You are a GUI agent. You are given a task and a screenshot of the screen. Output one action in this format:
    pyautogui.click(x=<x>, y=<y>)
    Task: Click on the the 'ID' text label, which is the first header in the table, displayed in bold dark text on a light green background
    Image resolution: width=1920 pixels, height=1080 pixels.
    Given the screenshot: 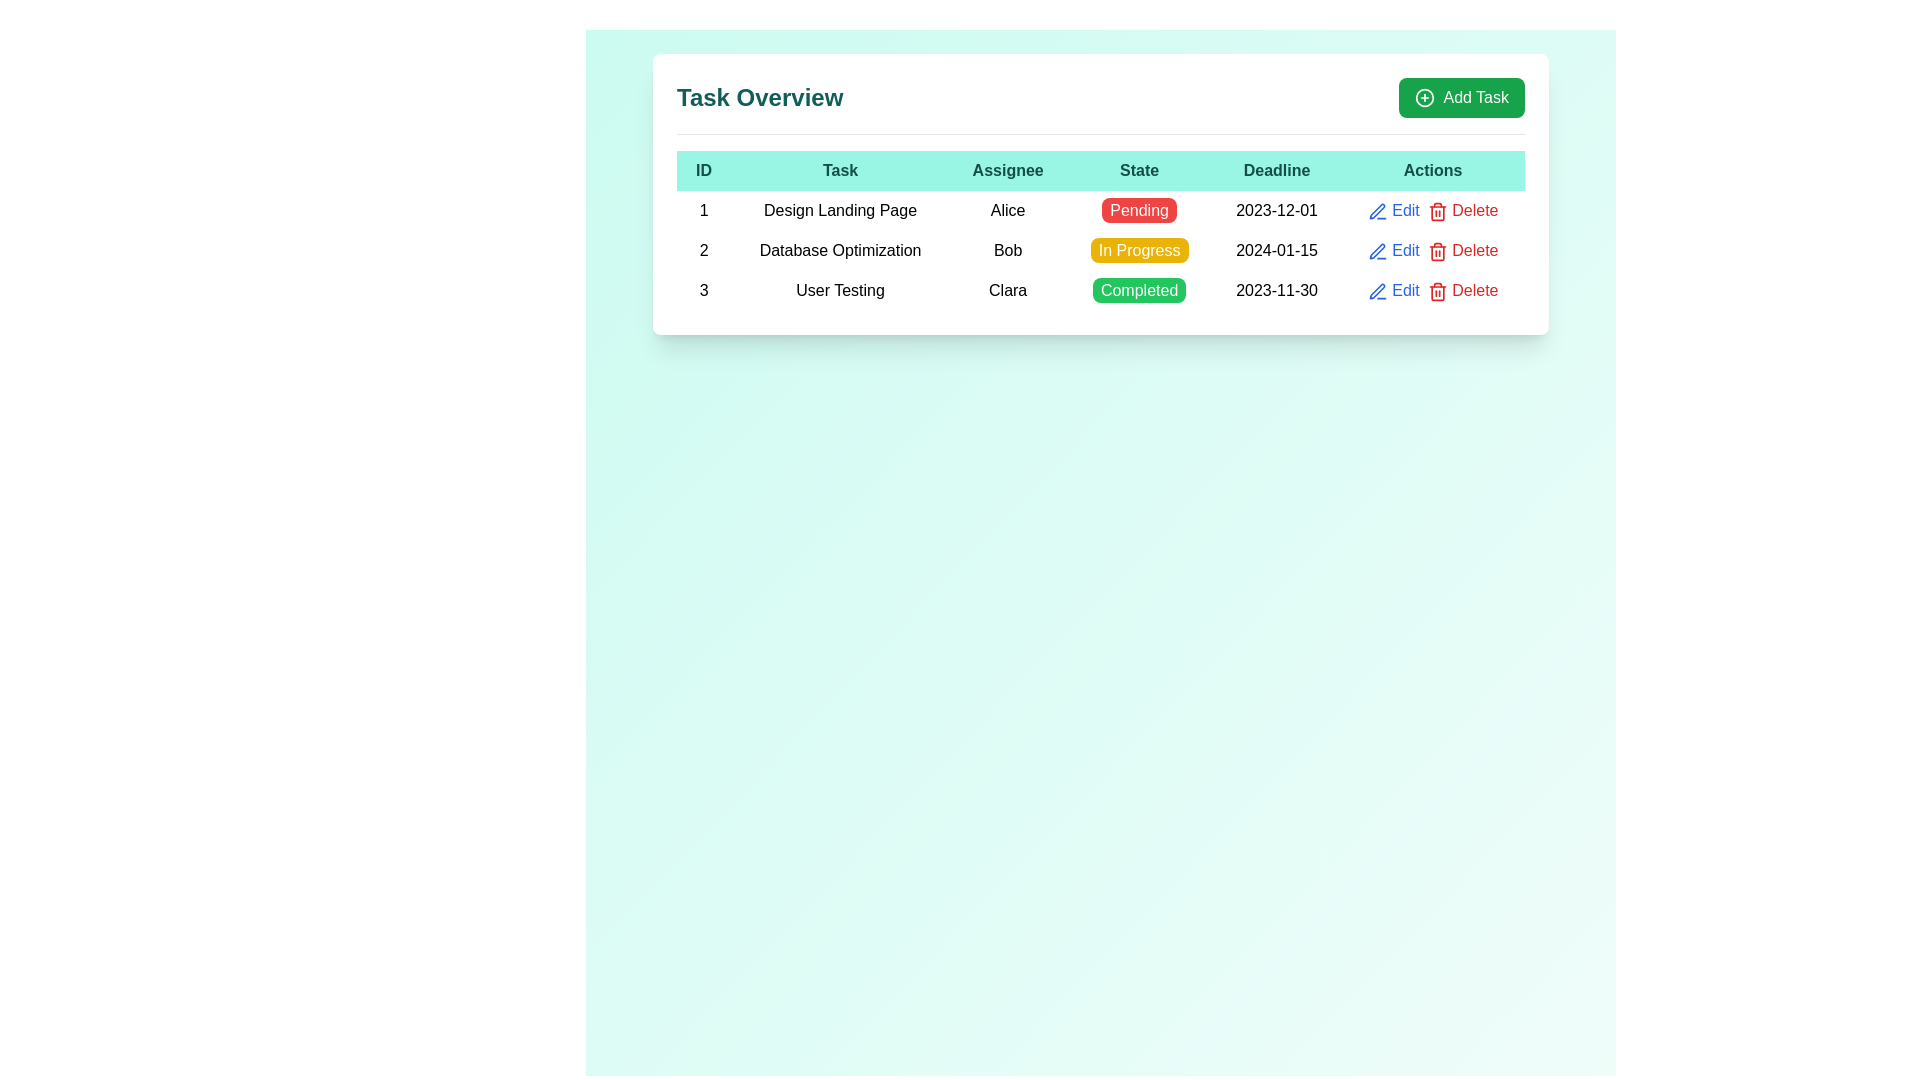 What is the action you would take?
    pyautogui.click(x=704, y=169)
    